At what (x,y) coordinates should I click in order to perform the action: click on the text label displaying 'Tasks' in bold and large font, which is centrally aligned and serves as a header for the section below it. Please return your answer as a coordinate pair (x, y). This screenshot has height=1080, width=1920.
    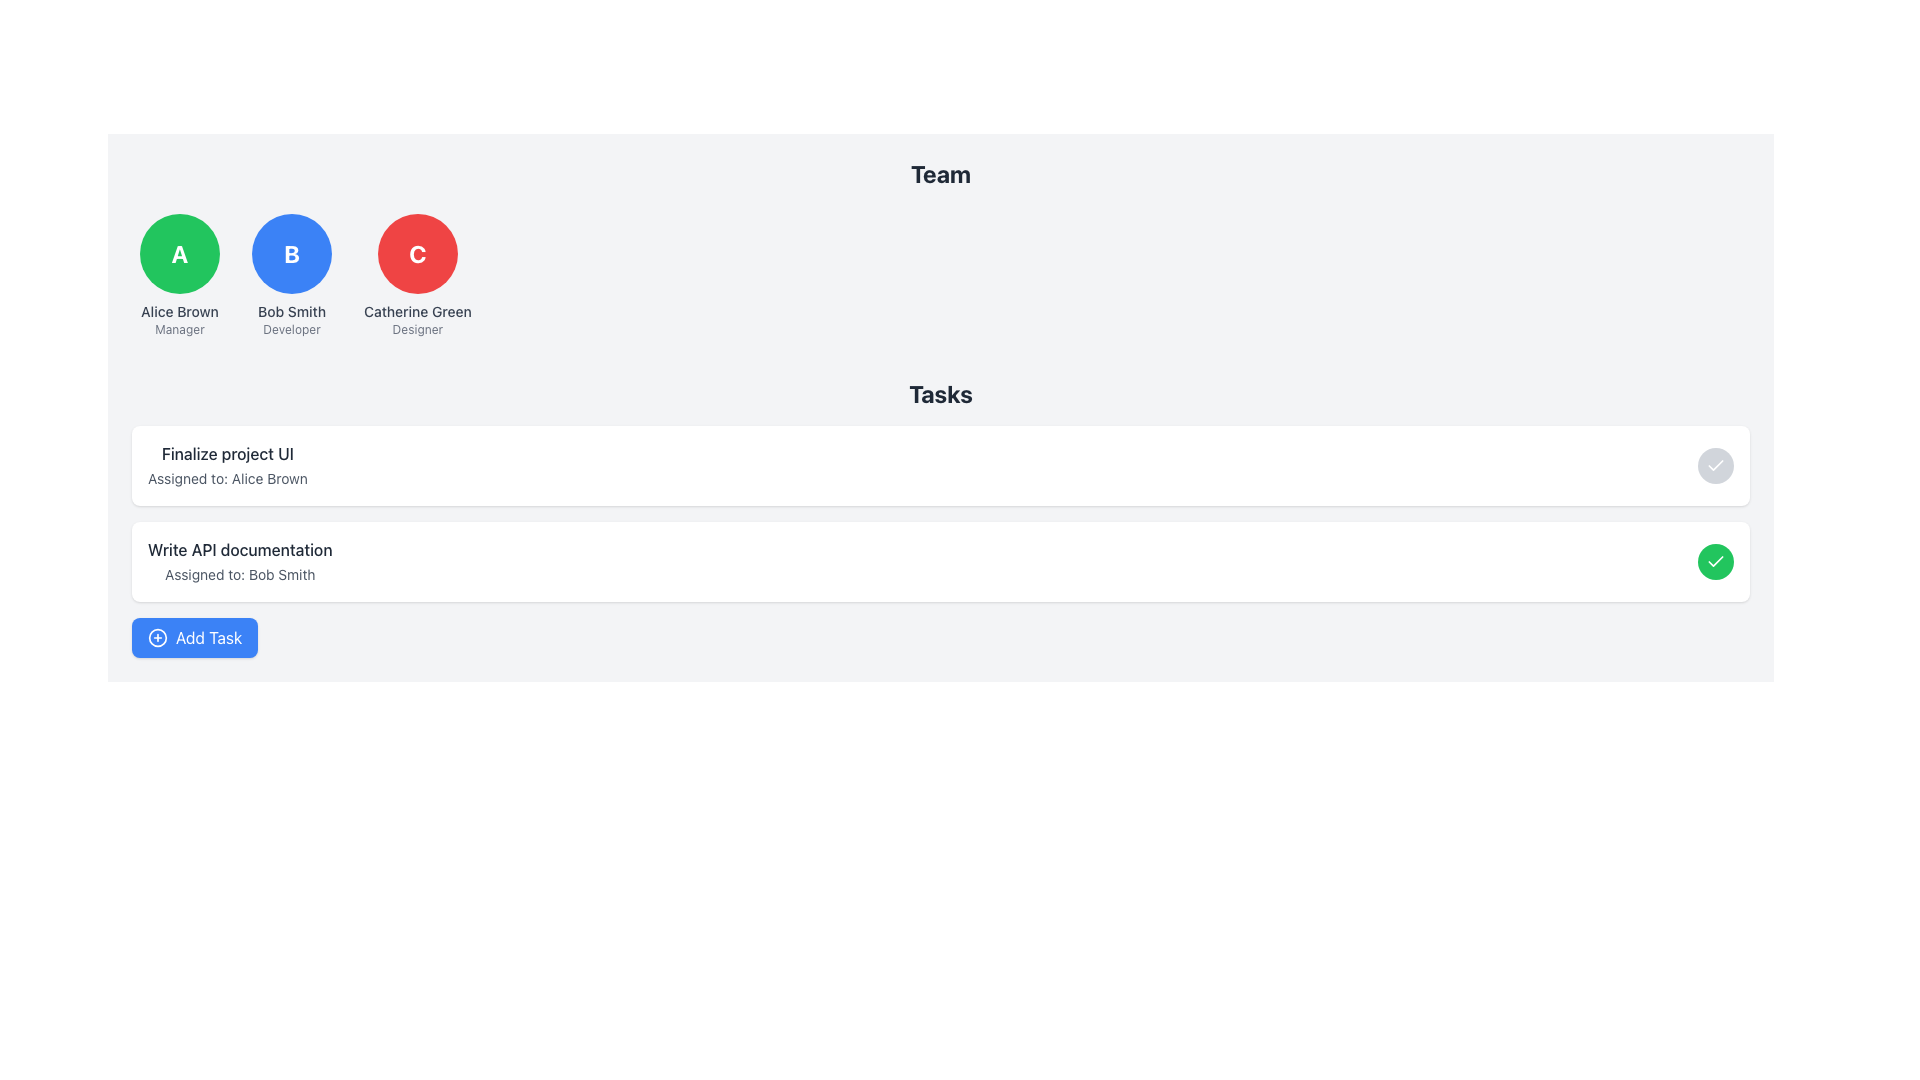
    Looking at the image, I should click on (939, 393).